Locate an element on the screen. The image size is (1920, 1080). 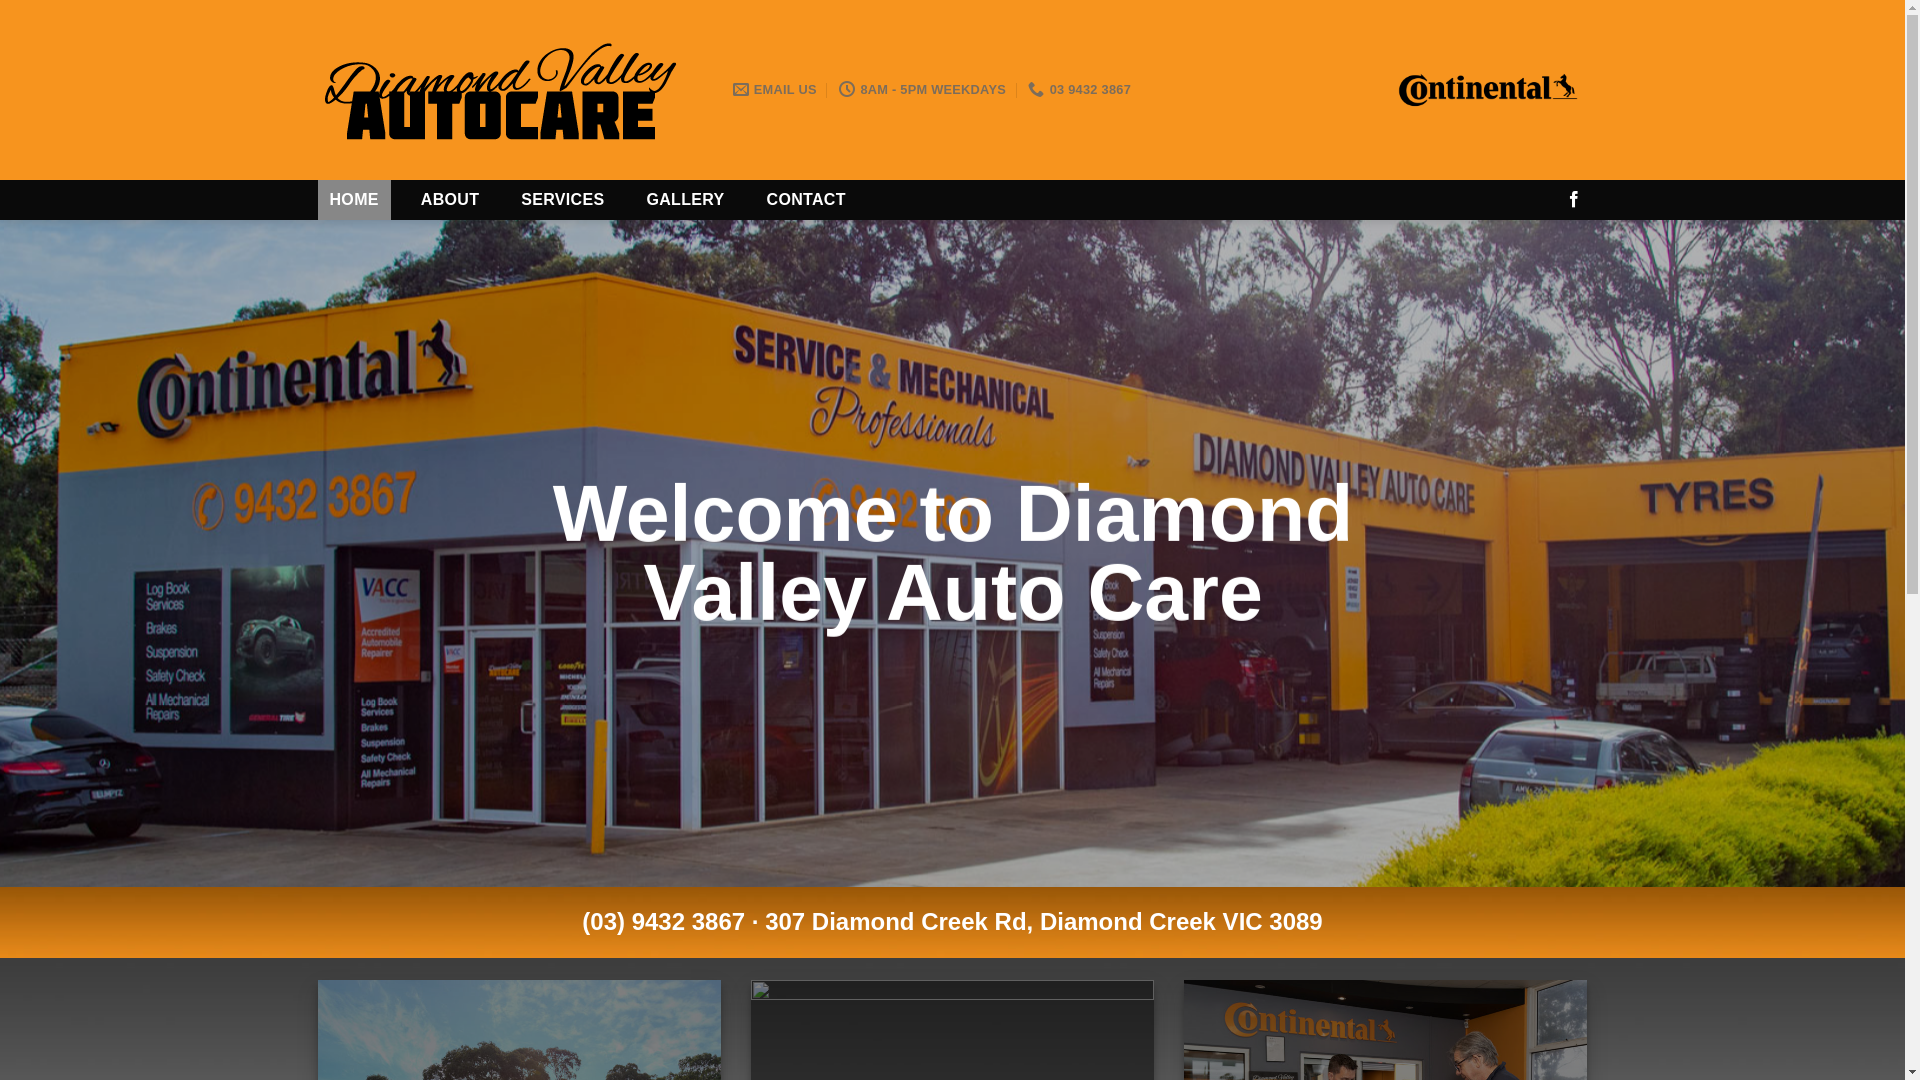
'307 Diamond Creek Rd, Diamond Creek VIC 3089' is located at coordinates (1042, 921).